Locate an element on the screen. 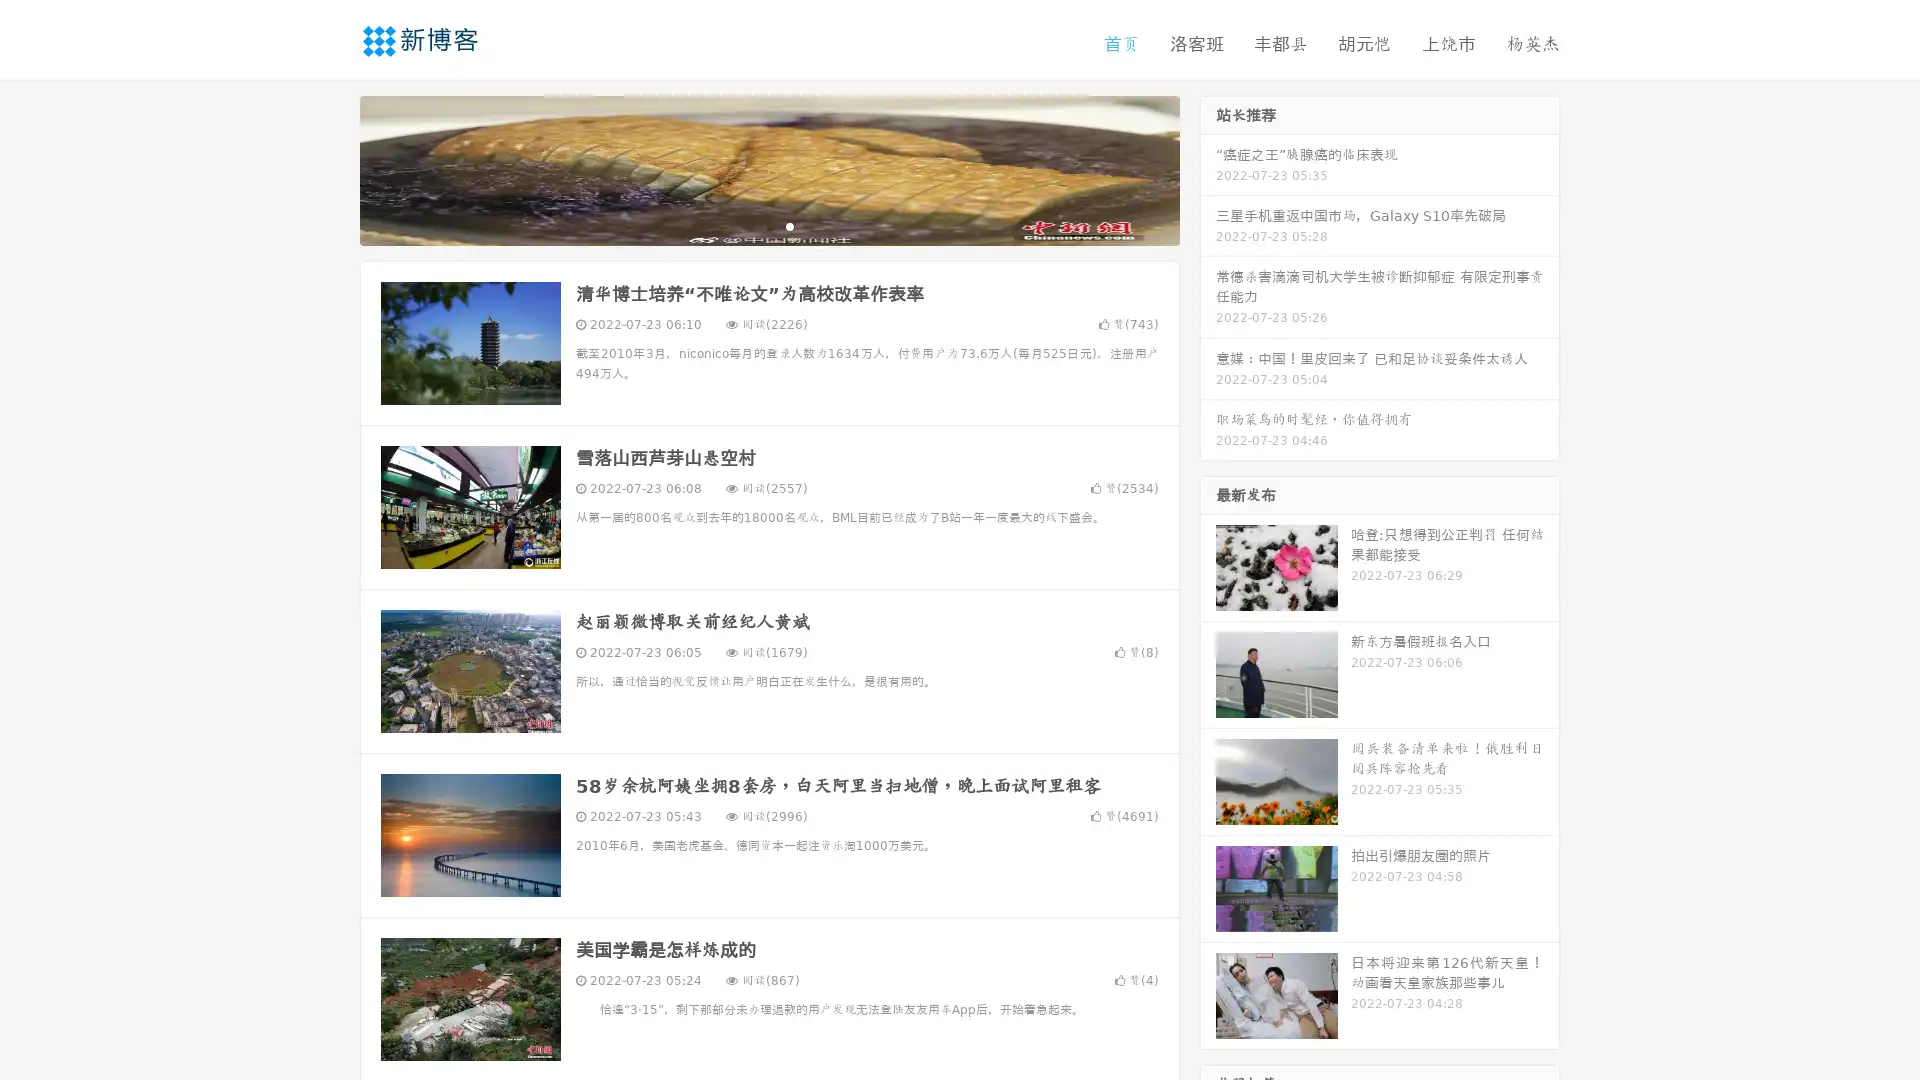  Next slide is located at coordinates (1208, 168).